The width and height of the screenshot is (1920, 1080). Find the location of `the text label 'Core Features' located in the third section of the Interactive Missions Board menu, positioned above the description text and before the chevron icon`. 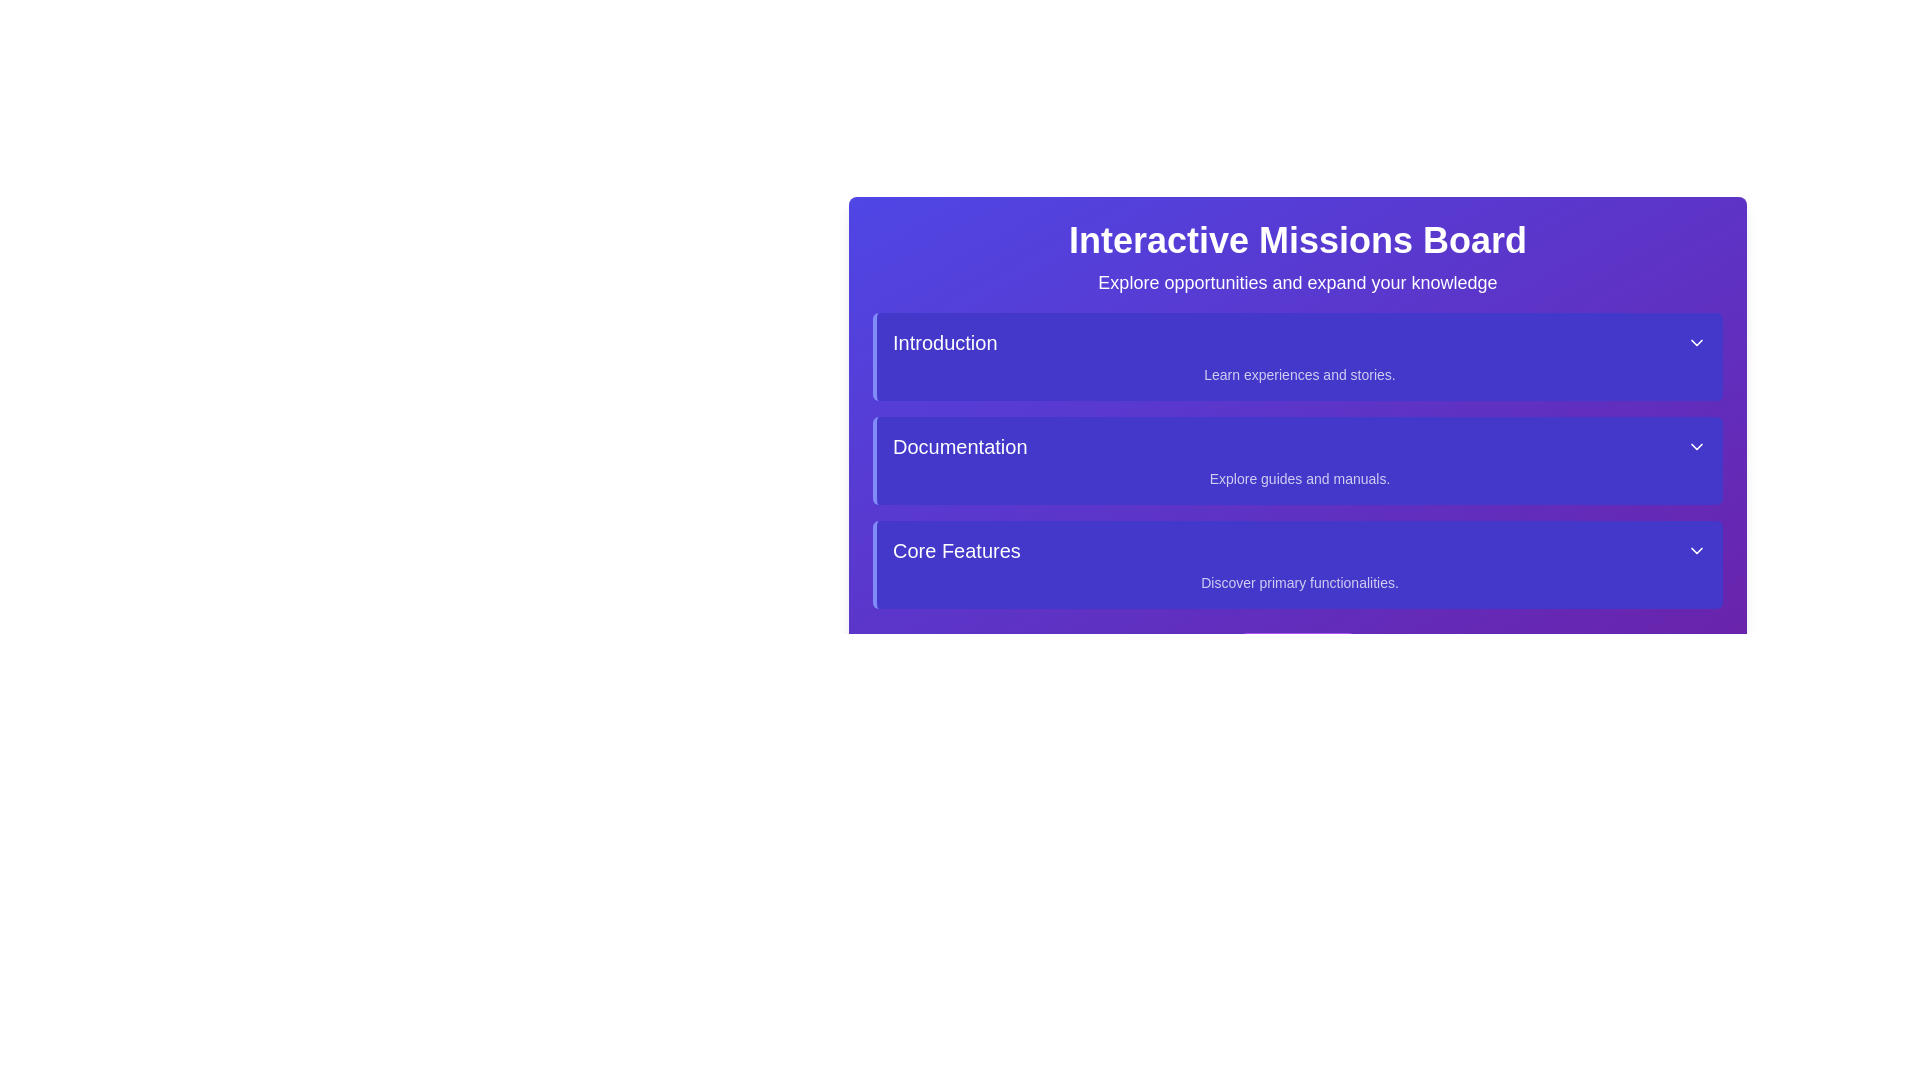

the text label 'Core Features' located in the third section of the Interactive Missions Board menu, positioned above the description text and before the chevron icon is located at coordinates (955, 551).